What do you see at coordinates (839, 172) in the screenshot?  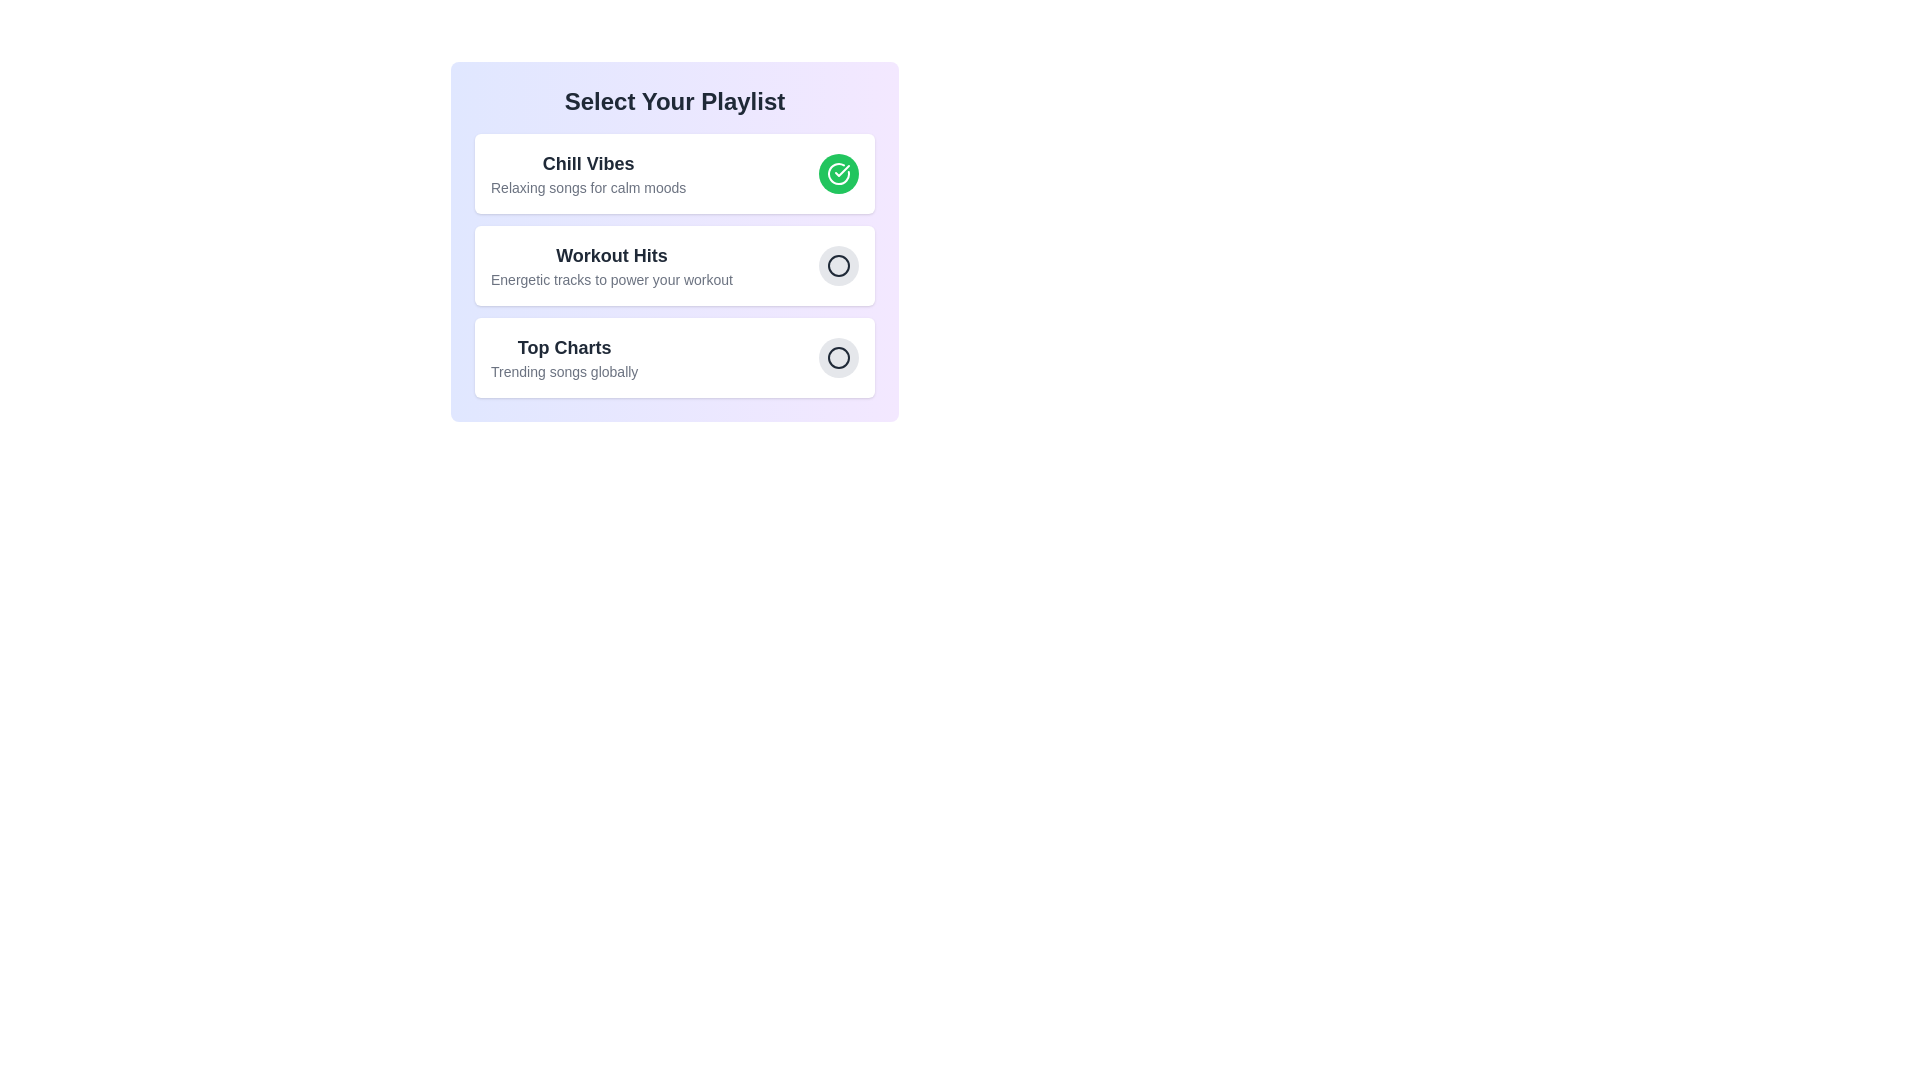 I see `the playlist identified by Chill Vibes` at bounding box center [839, 172].